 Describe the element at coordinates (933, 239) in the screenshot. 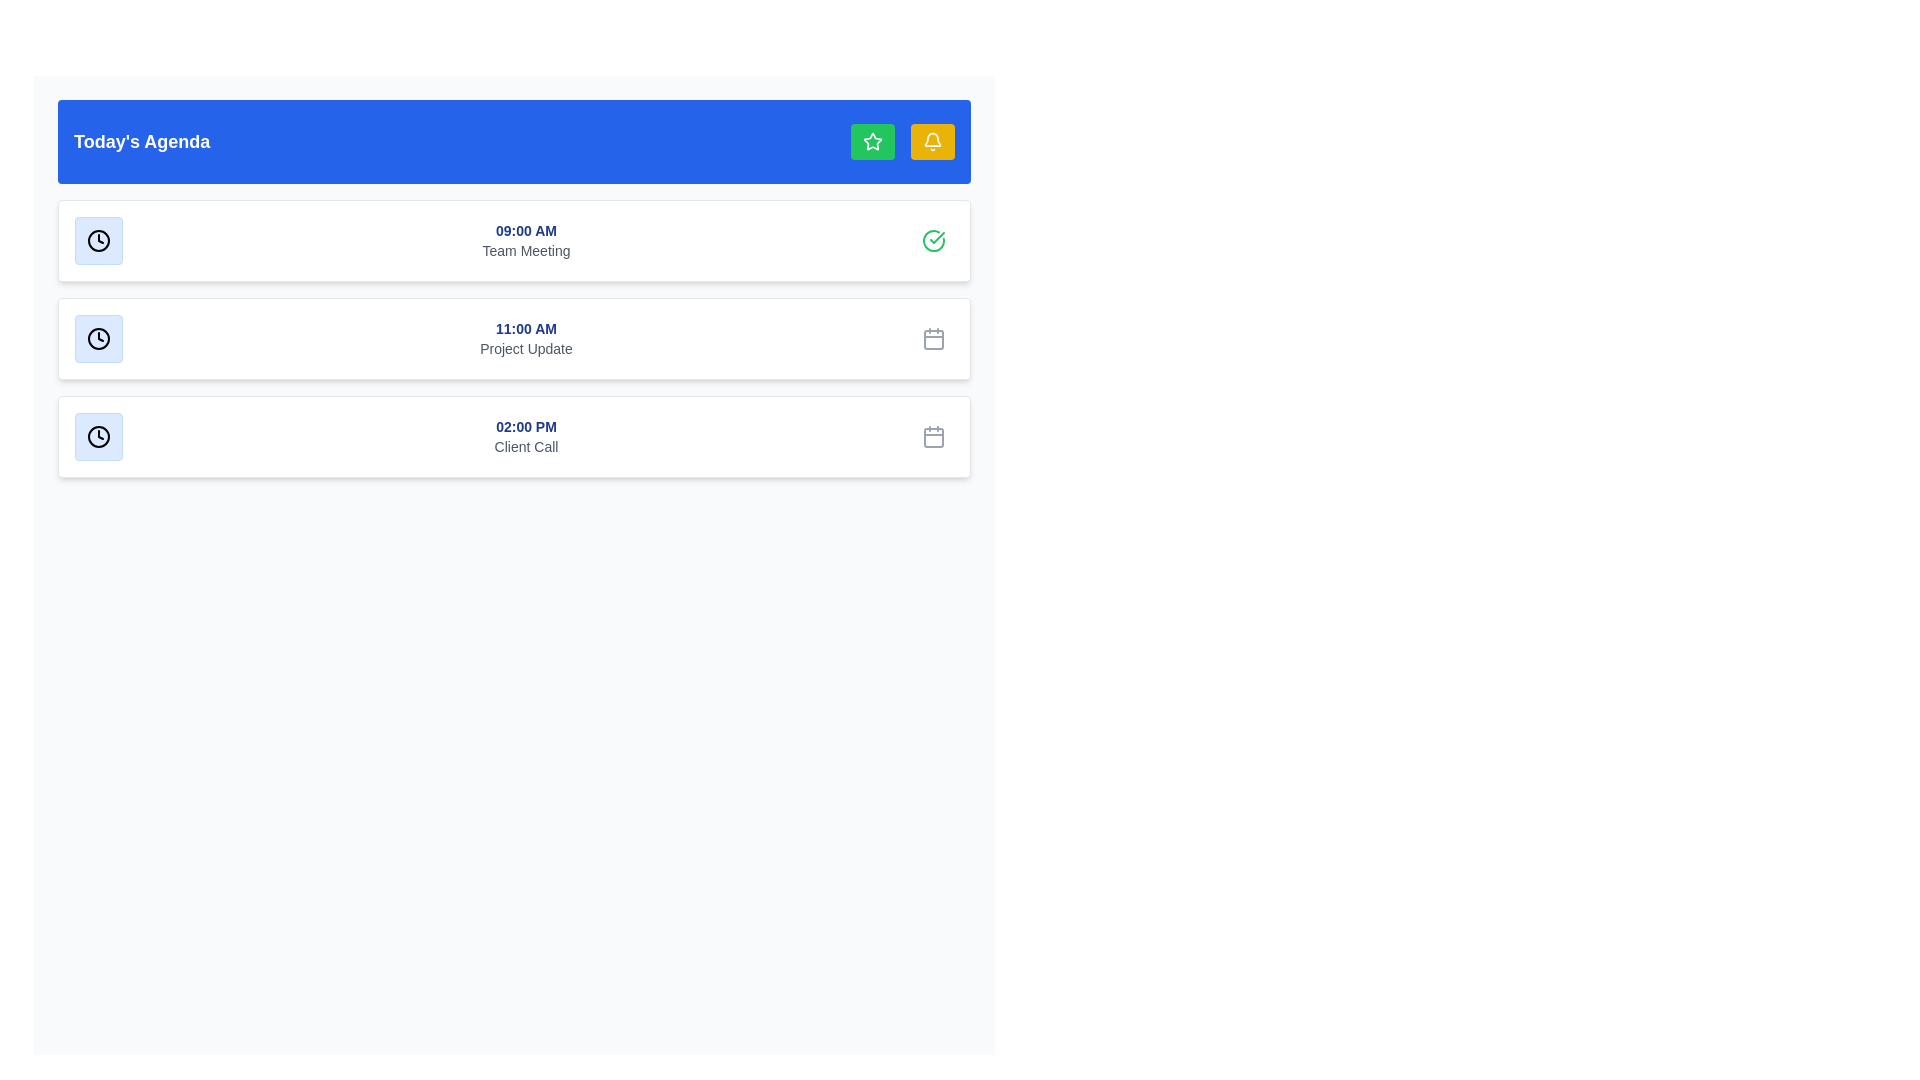

I see `the status indicator button located at the far-right of the '09:00 AM Team Meeting' row to mark the item` at that location.